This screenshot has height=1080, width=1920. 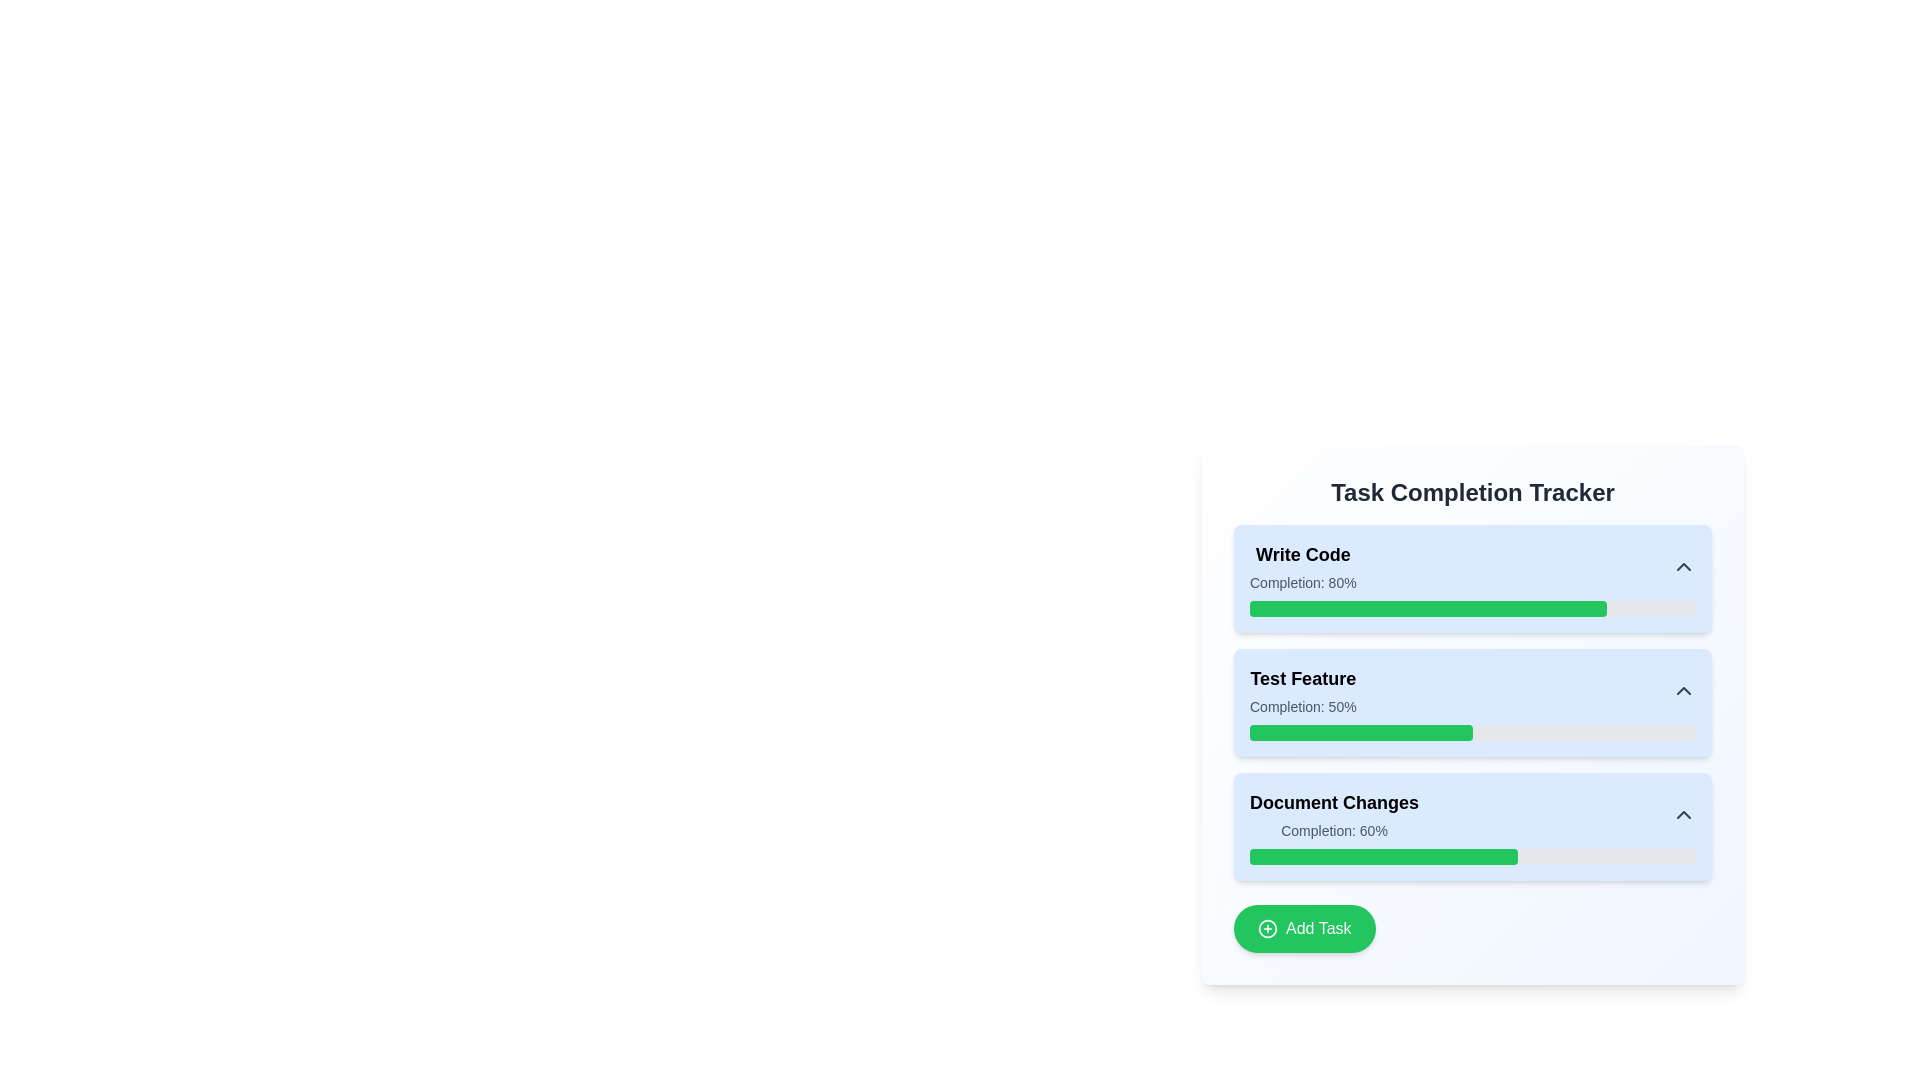 I want to click on the Text label that displays the progress completion percentage for the 'Write Code' task, which is located directly below the title 'Write Code' and is horizontally centered within the 'Task Completion Tracker' block, so click(x=1303, y=582).